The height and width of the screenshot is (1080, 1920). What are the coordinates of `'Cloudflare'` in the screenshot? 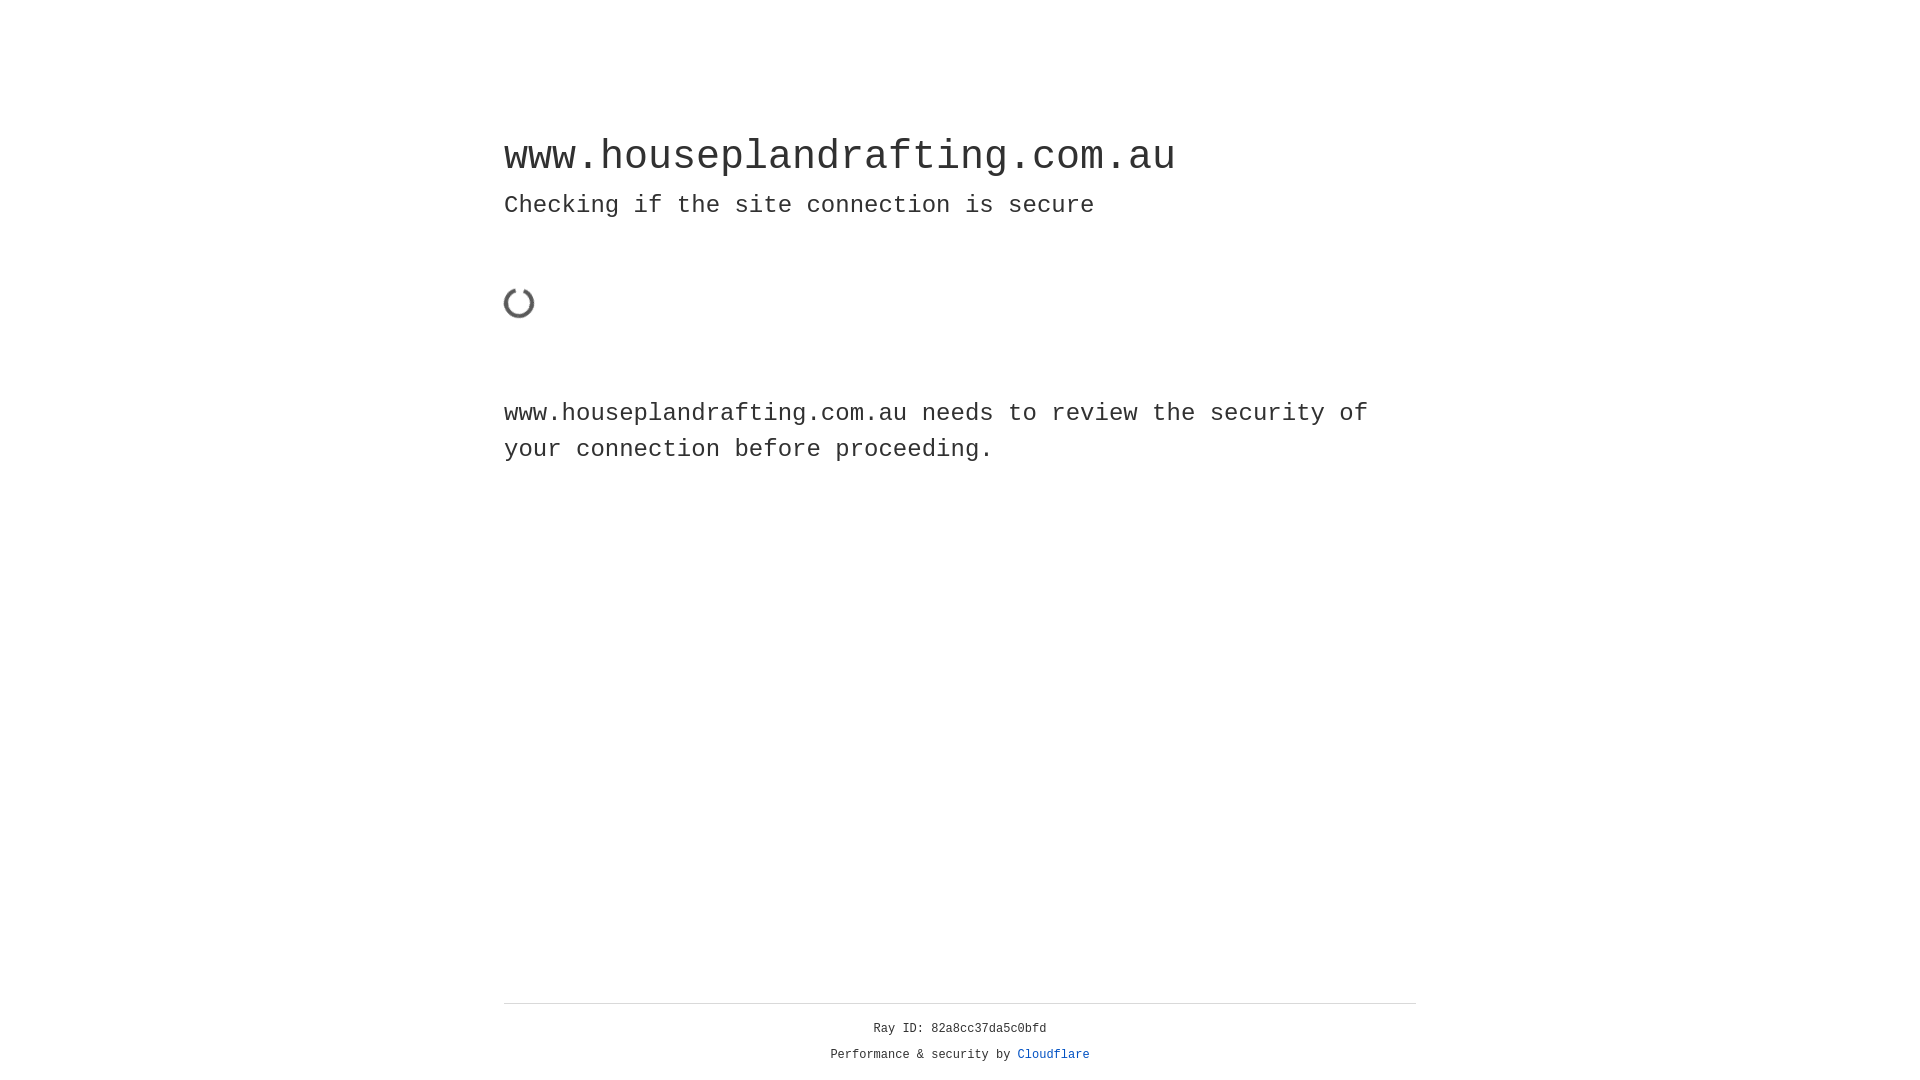 It's located at (1053, 1054).